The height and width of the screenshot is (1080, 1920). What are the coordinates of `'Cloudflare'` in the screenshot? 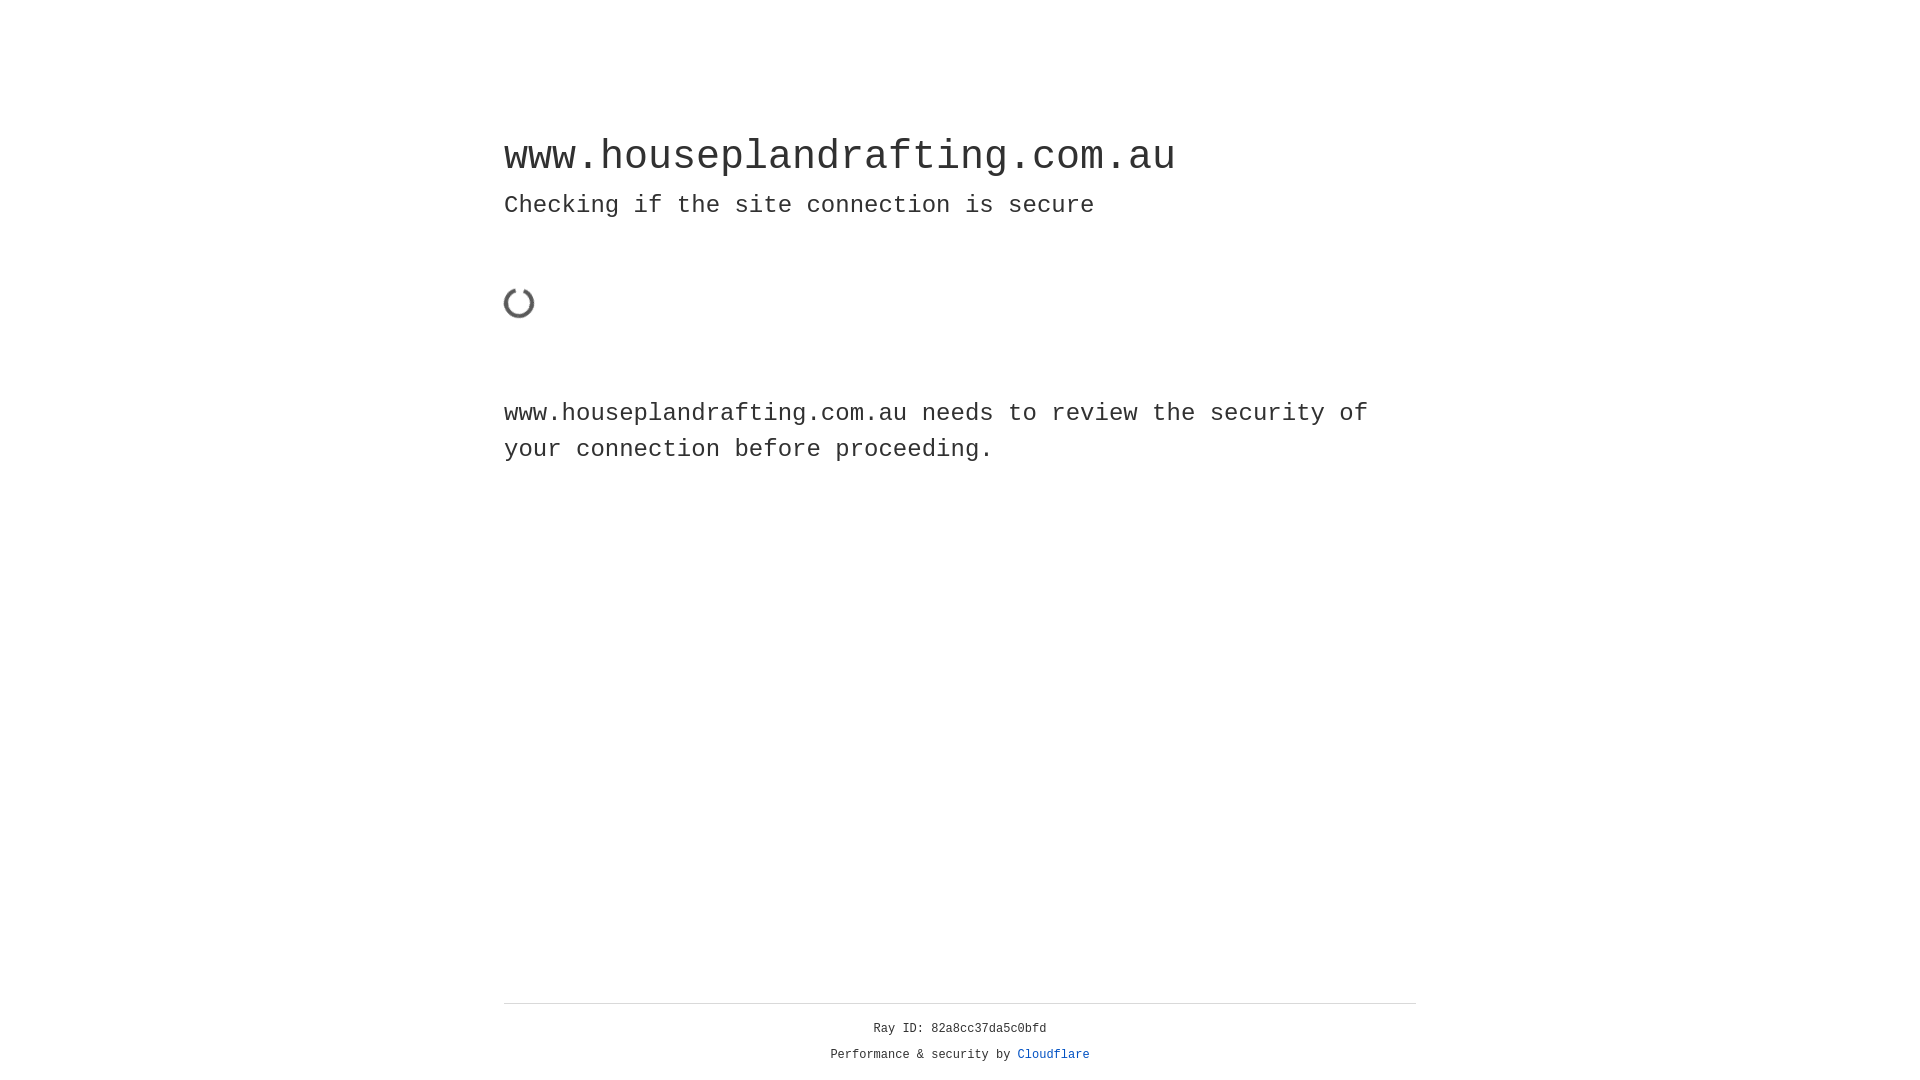 It's located at (1053, 1054).